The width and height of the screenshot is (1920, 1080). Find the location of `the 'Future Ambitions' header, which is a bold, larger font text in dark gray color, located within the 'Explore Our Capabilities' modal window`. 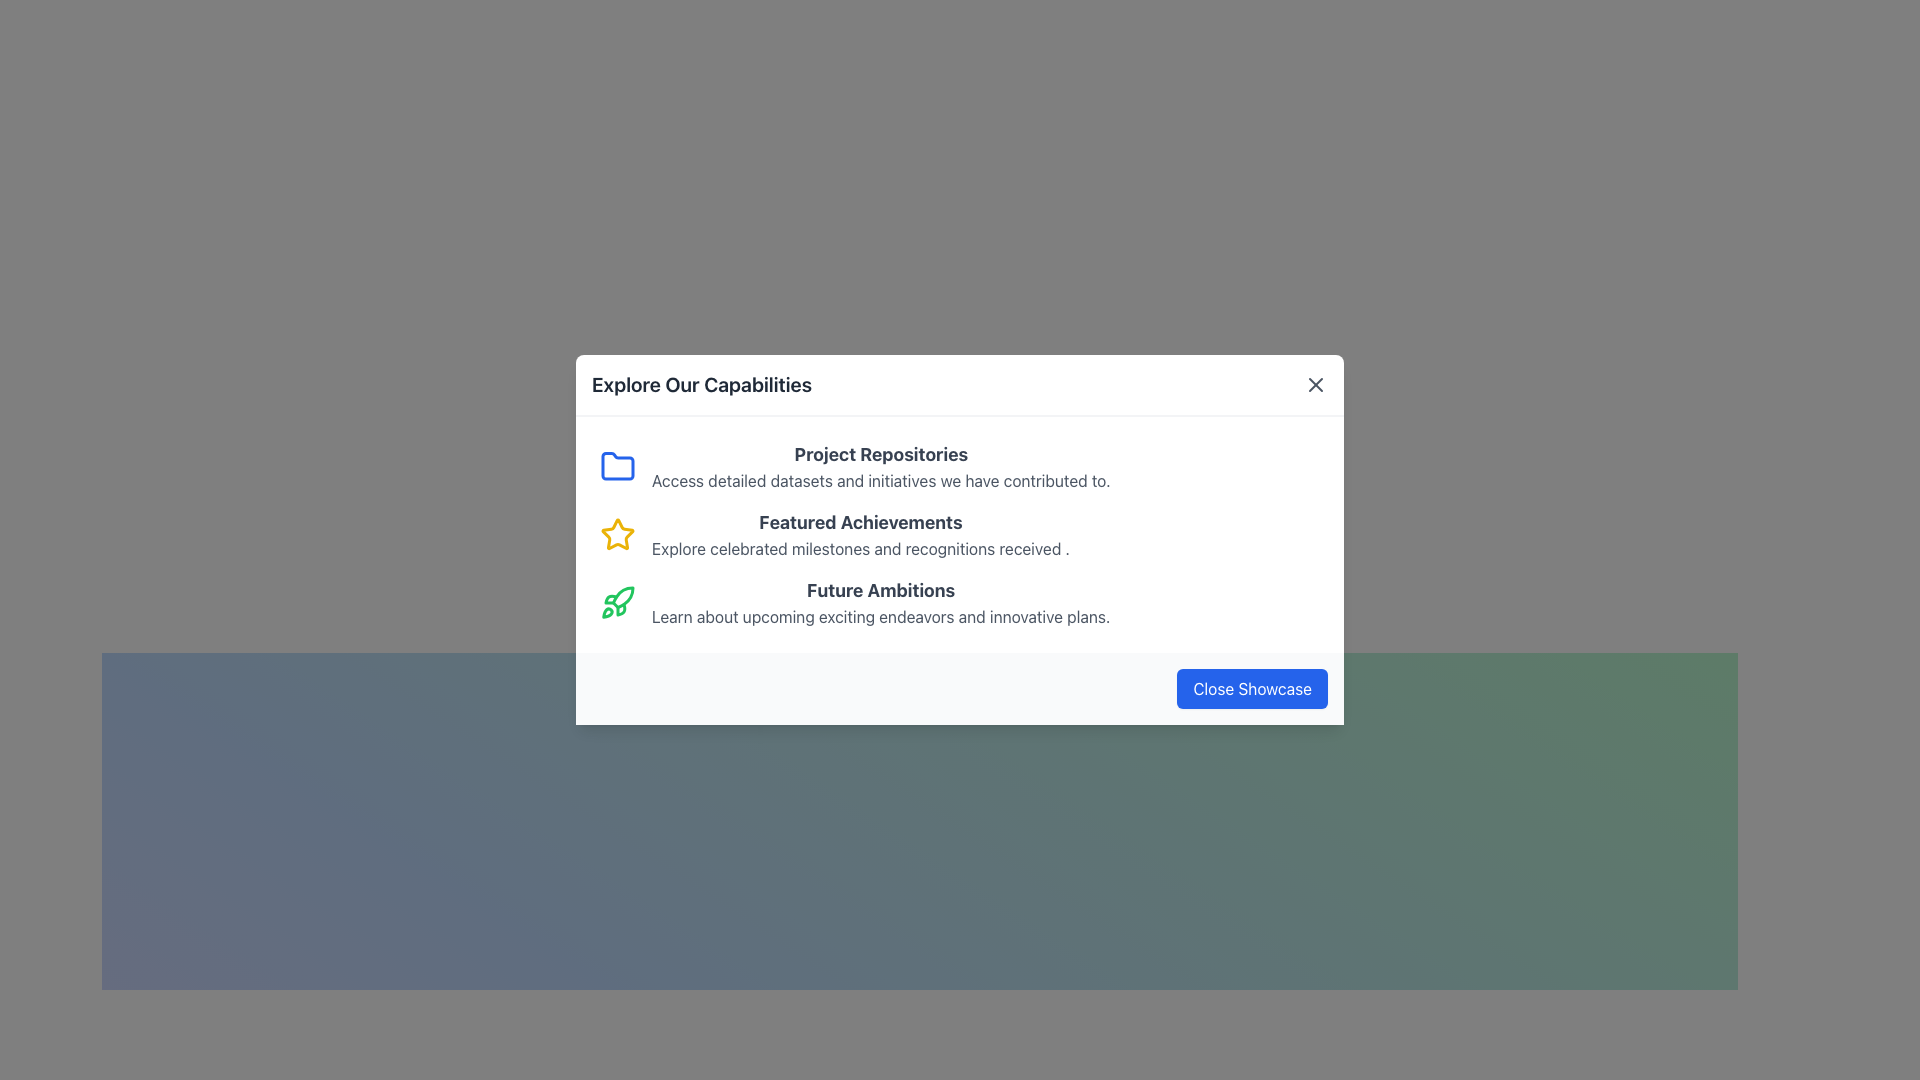

the 'Future Ambitions' header, which is a bold, larger font text in dark gray color, located within the 'Explore Our Capabilities' modal window is located at coordinates (880, 589).